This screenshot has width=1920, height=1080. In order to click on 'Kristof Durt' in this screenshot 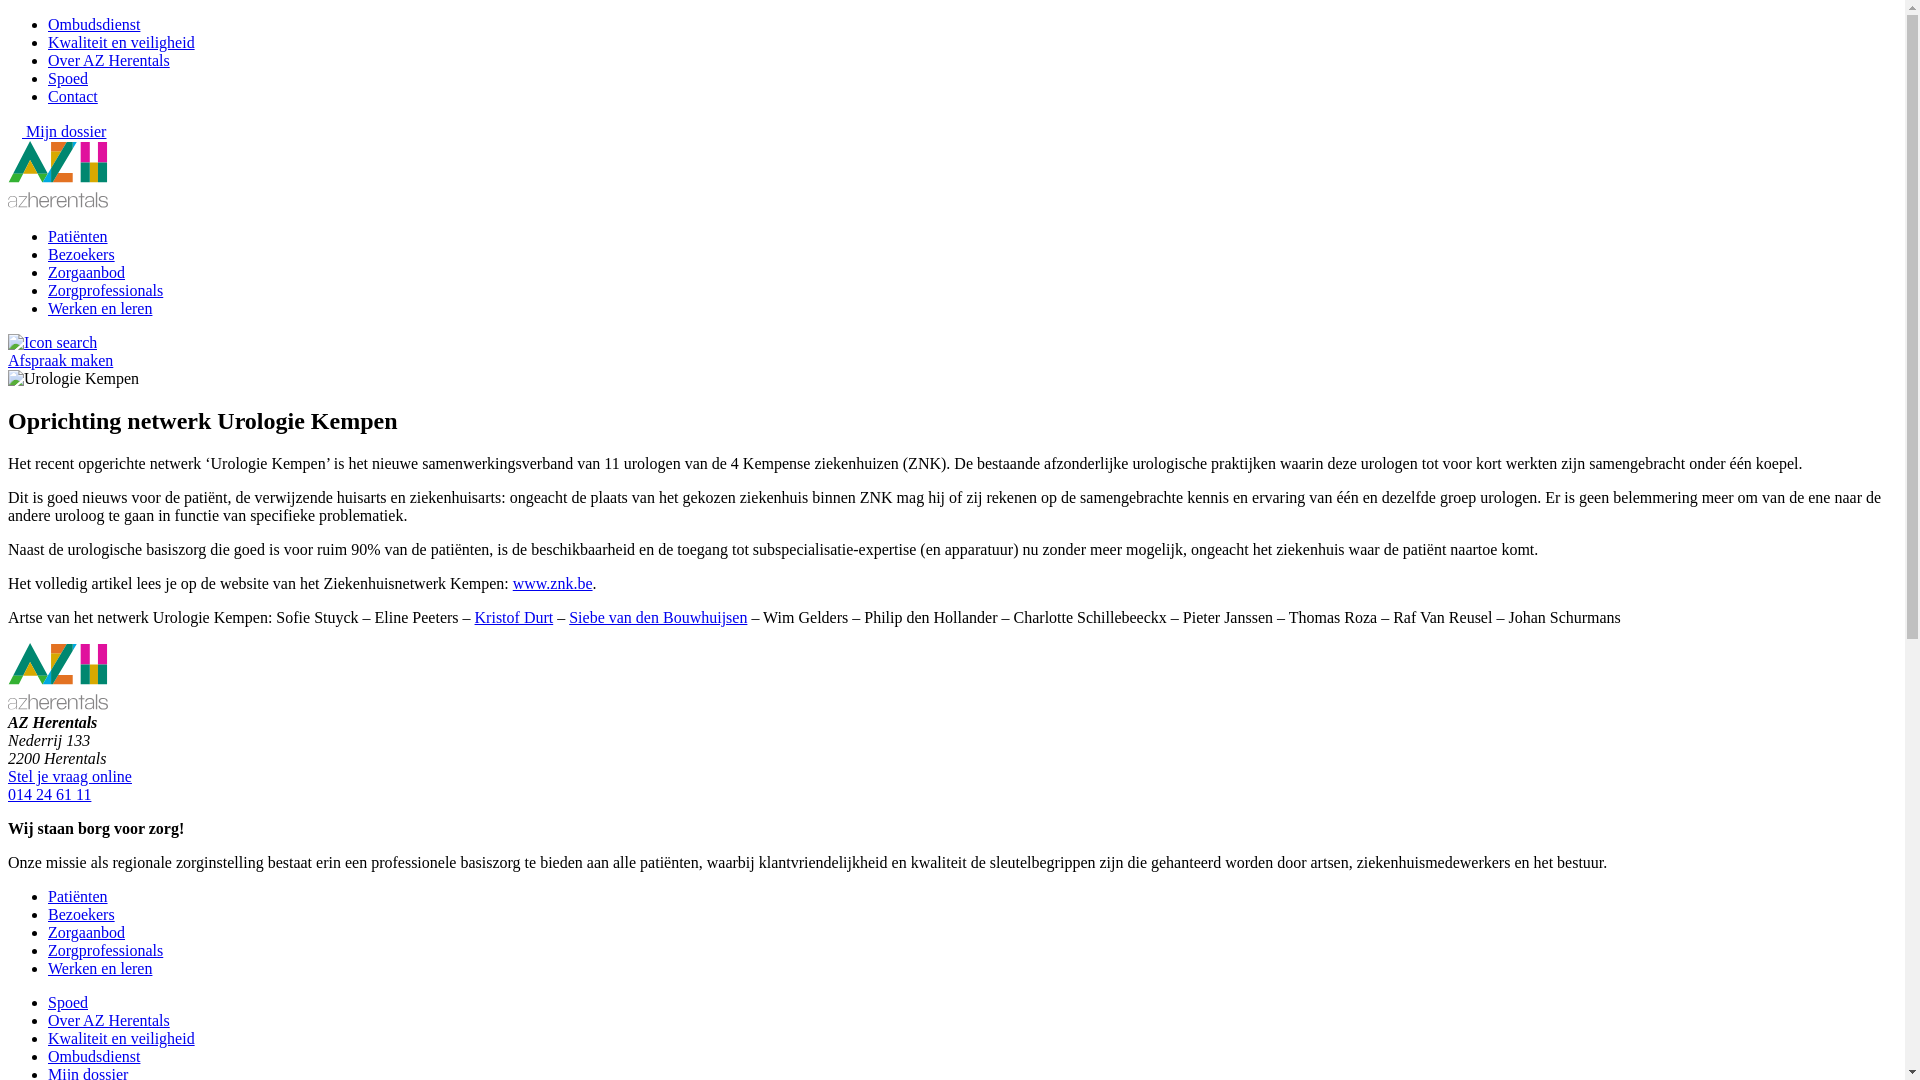, I will do `click(514, 616)`.